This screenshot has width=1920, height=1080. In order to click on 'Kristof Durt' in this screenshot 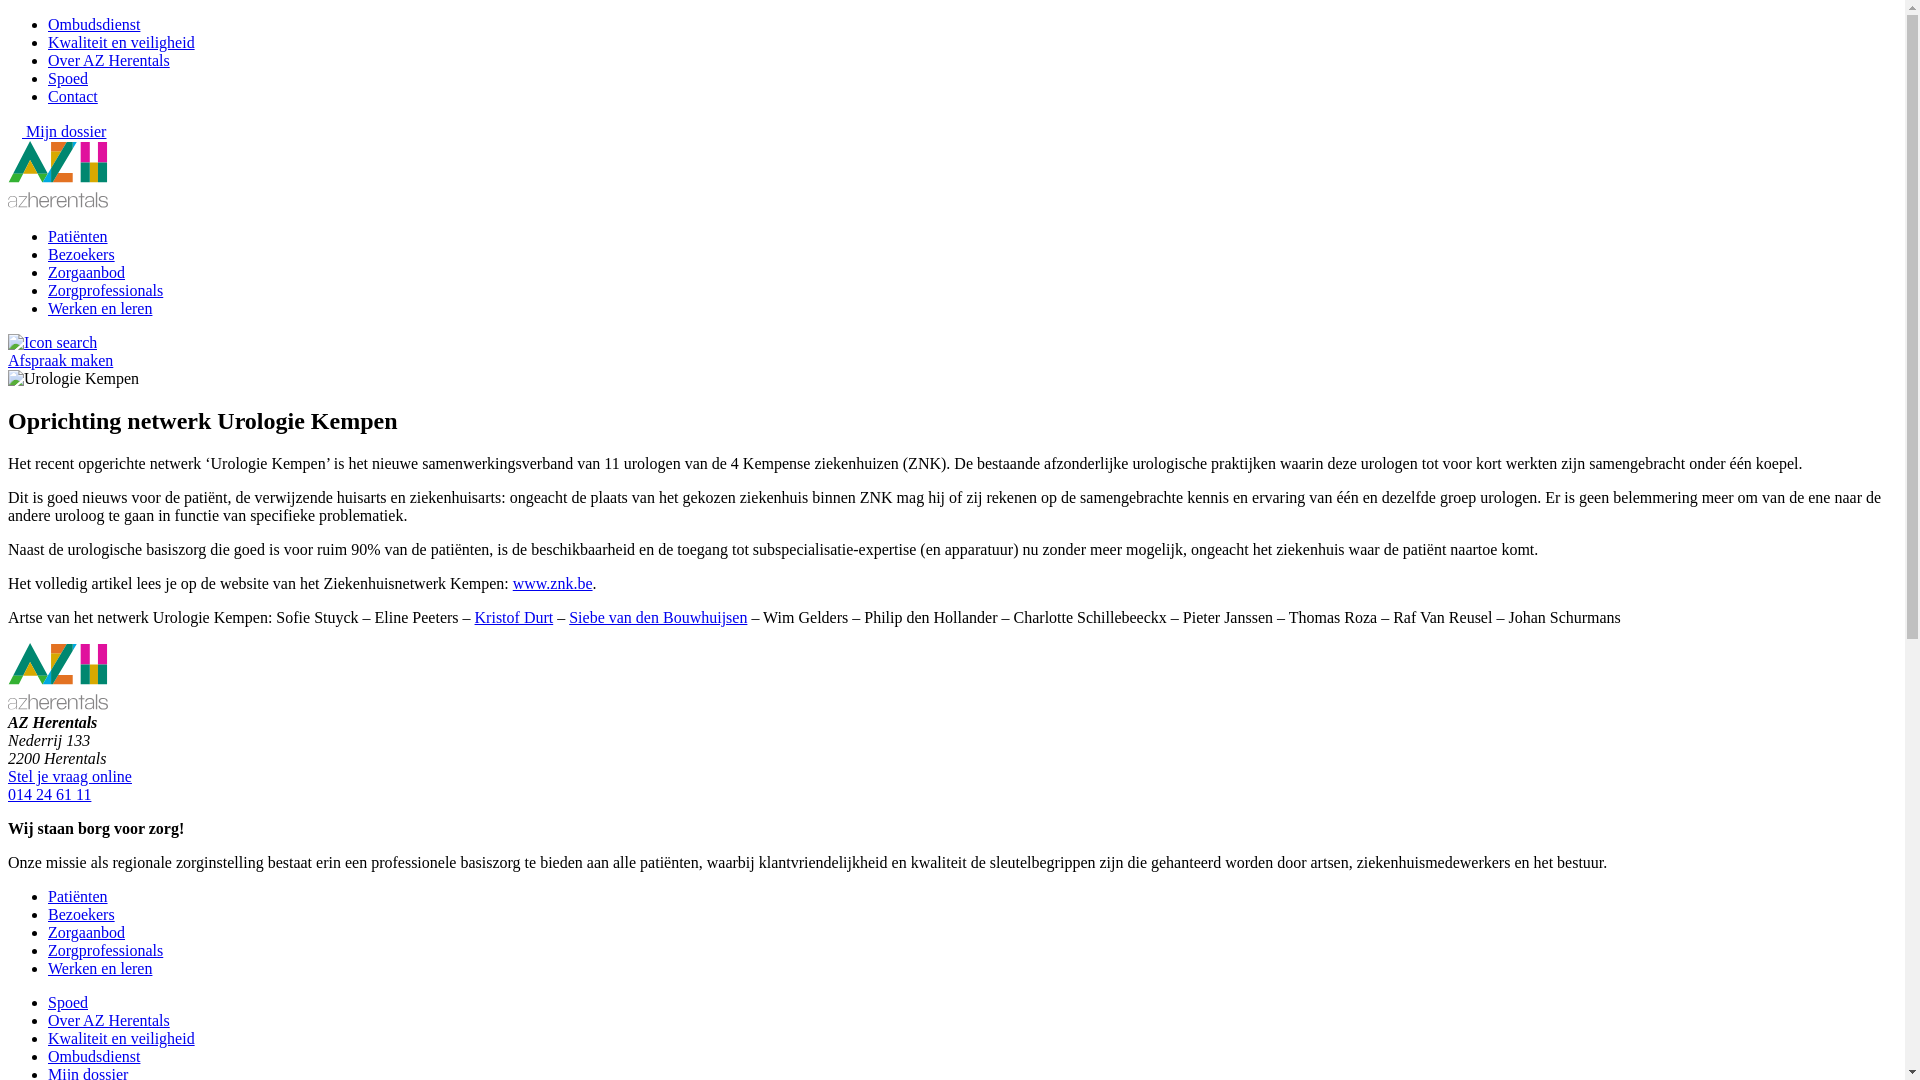, I will do `click(514, 616)`.